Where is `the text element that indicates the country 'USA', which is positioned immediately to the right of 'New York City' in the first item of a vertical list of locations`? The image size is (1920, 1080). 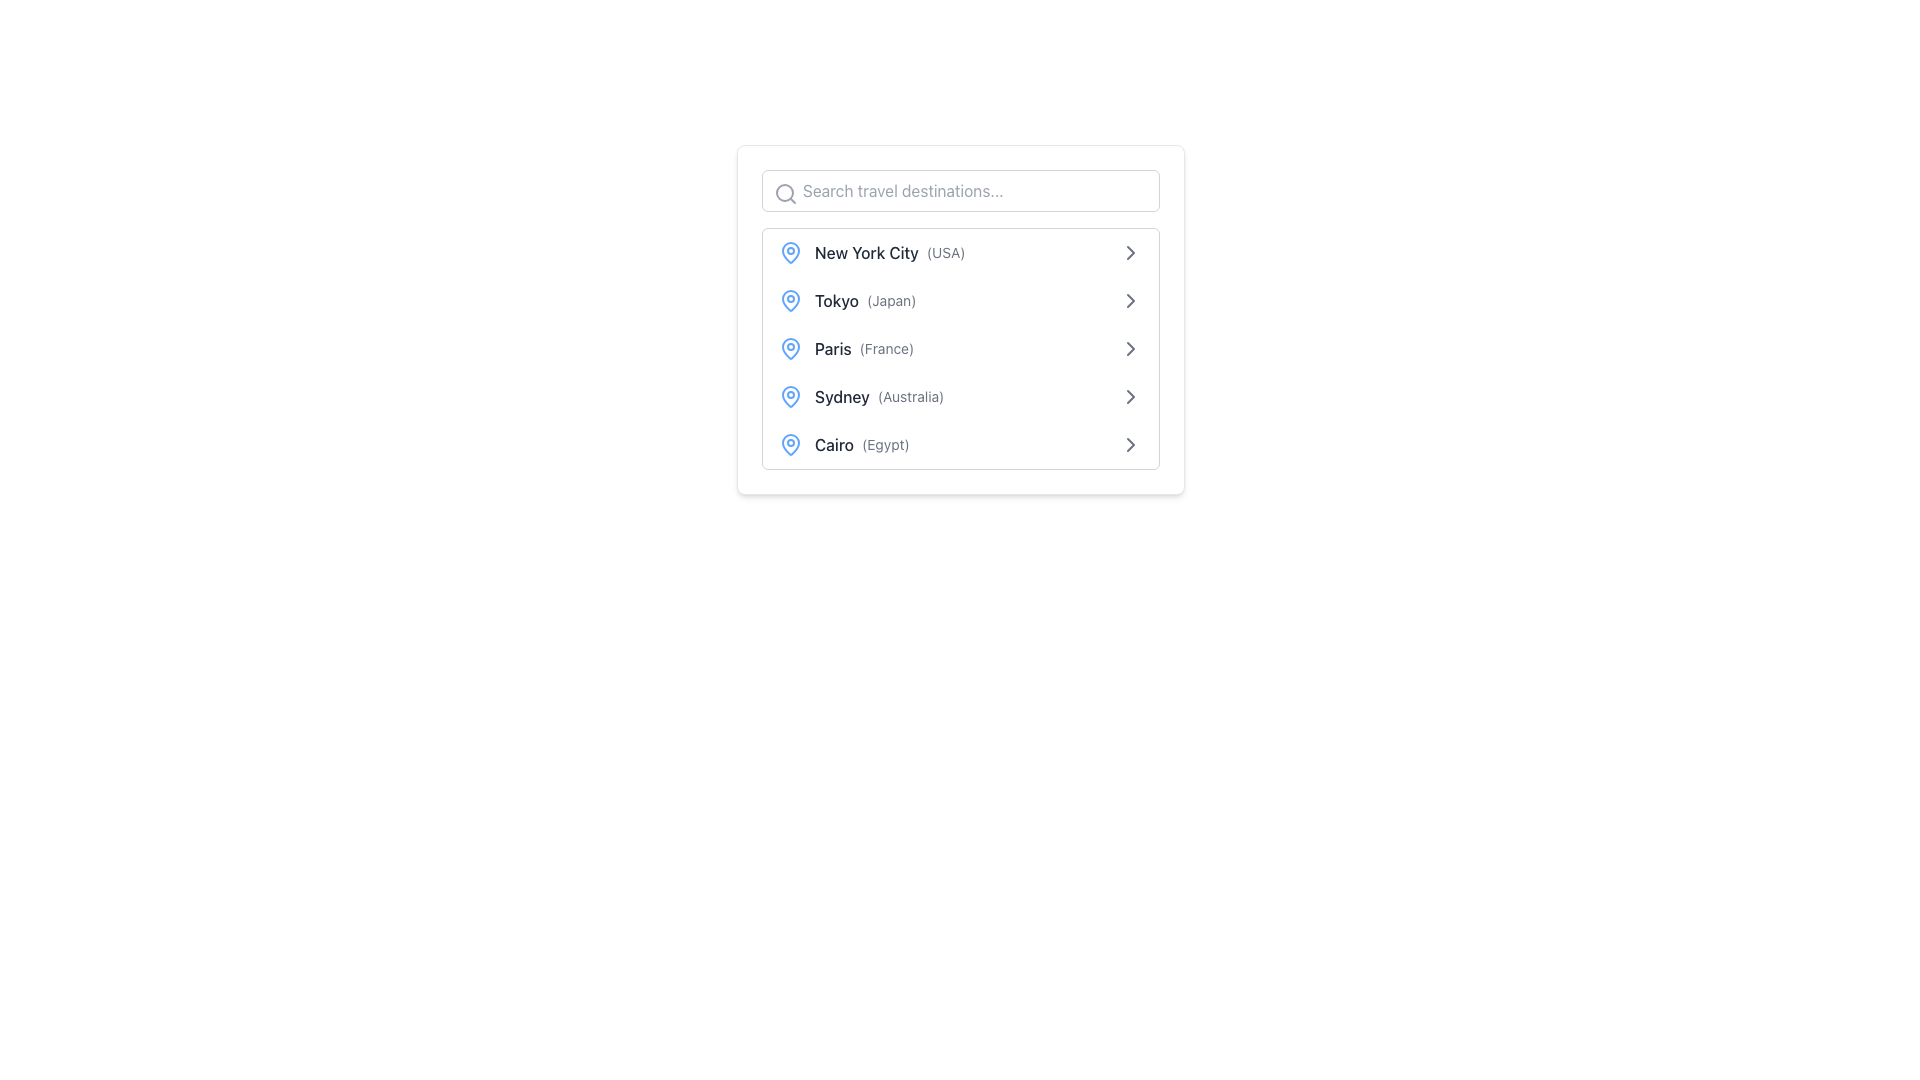 the text element that indicates the country 'USA', which is positioned immediately to the right of 'New York City' in the first item of a vertical list of locations is located at coordinates (945, 252).